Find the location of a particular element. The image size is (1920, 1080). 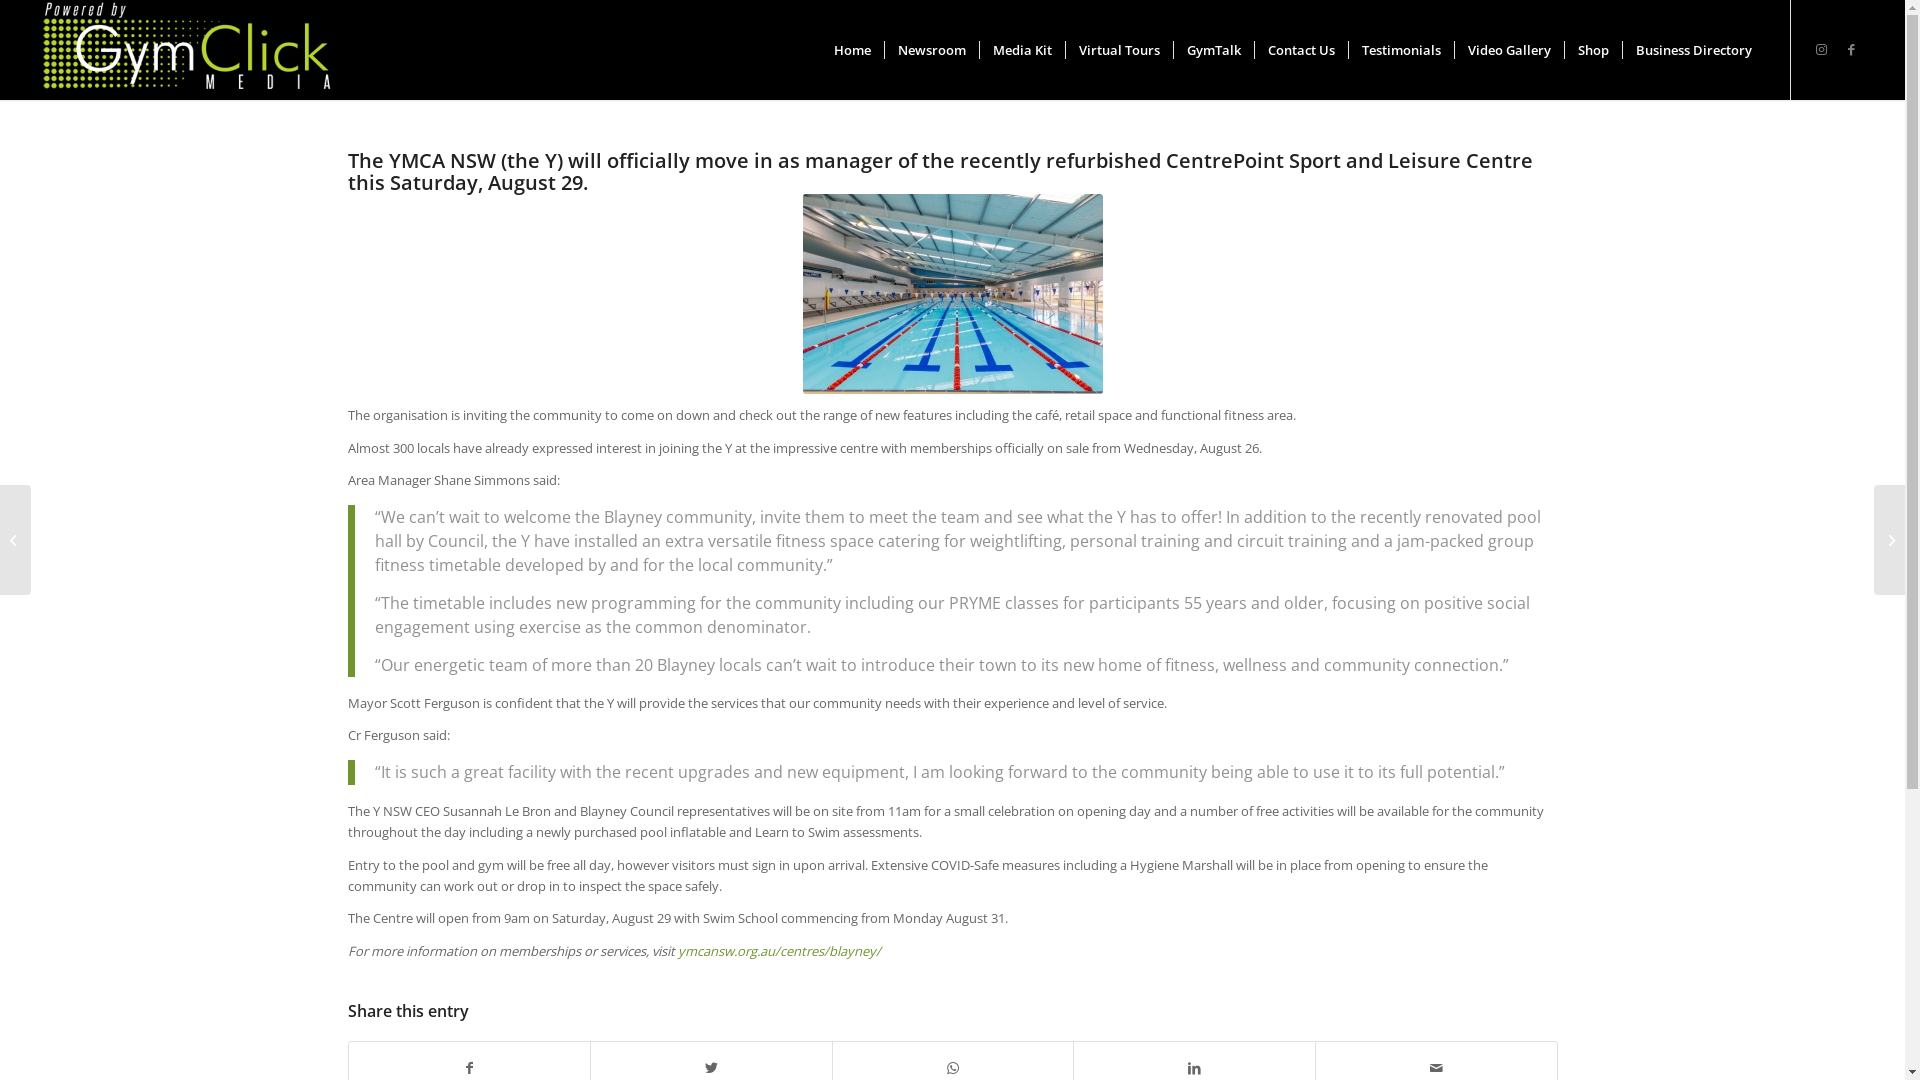

'ymcansw.org.au/centres/blayney/' is located at coordinates (778, 950).